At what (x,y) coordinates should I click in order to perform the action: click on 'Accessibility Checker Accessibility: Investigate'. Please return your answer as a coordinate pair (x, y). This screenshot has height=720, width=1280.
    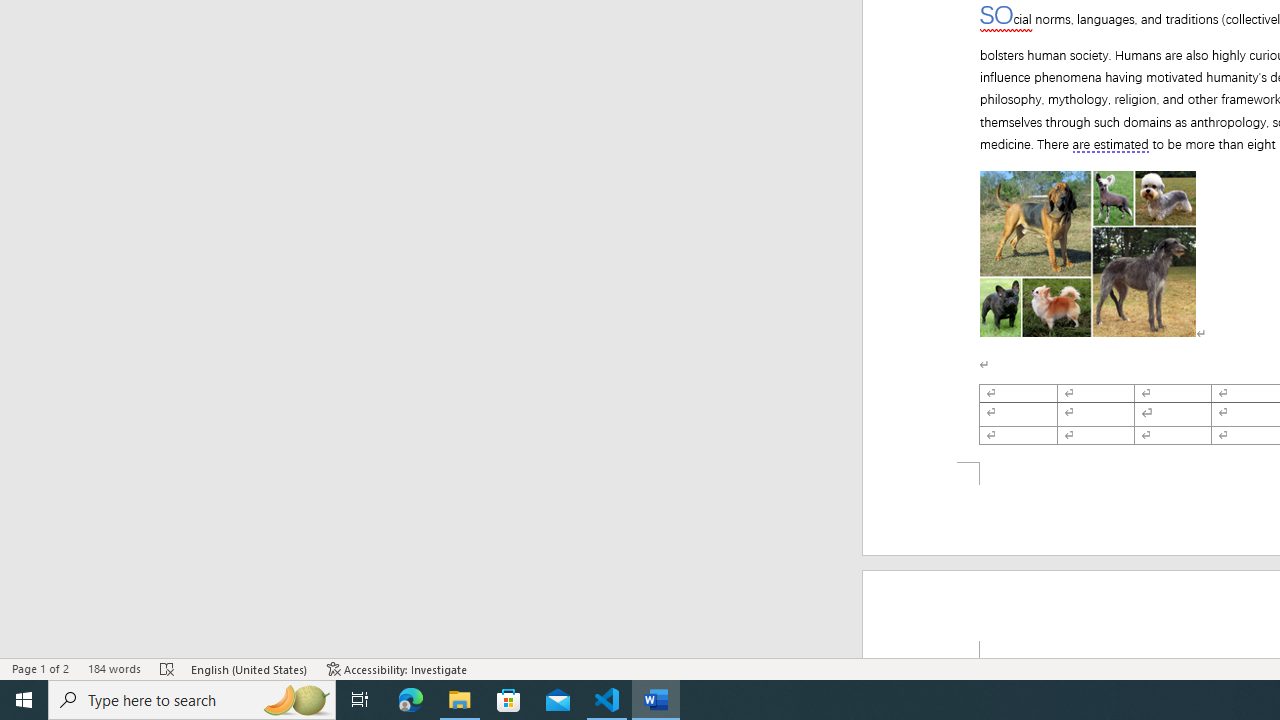
    Looking at the image, I should click on (397, 669).